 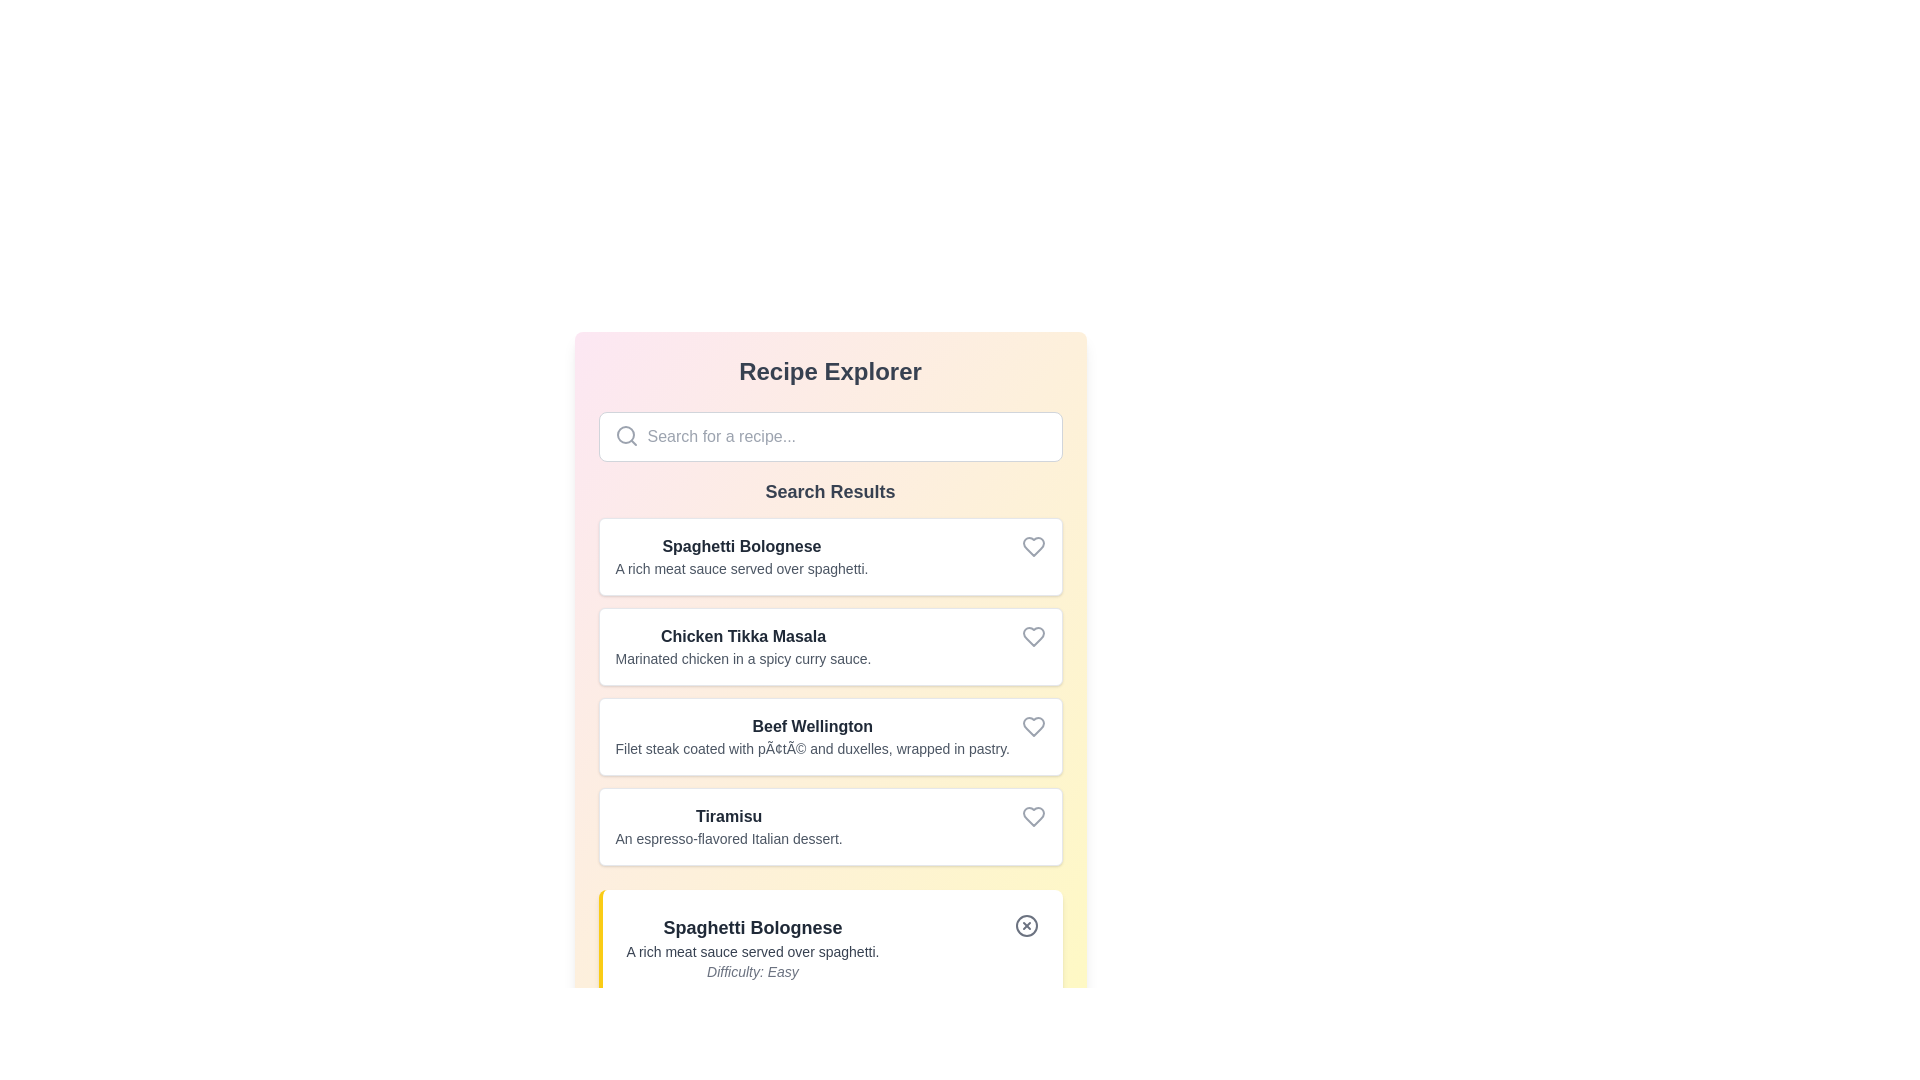 I want to click on the fourth dish card labeled 'Tiramisu' in the 'Search Results' section, so click(x=830, y=826).